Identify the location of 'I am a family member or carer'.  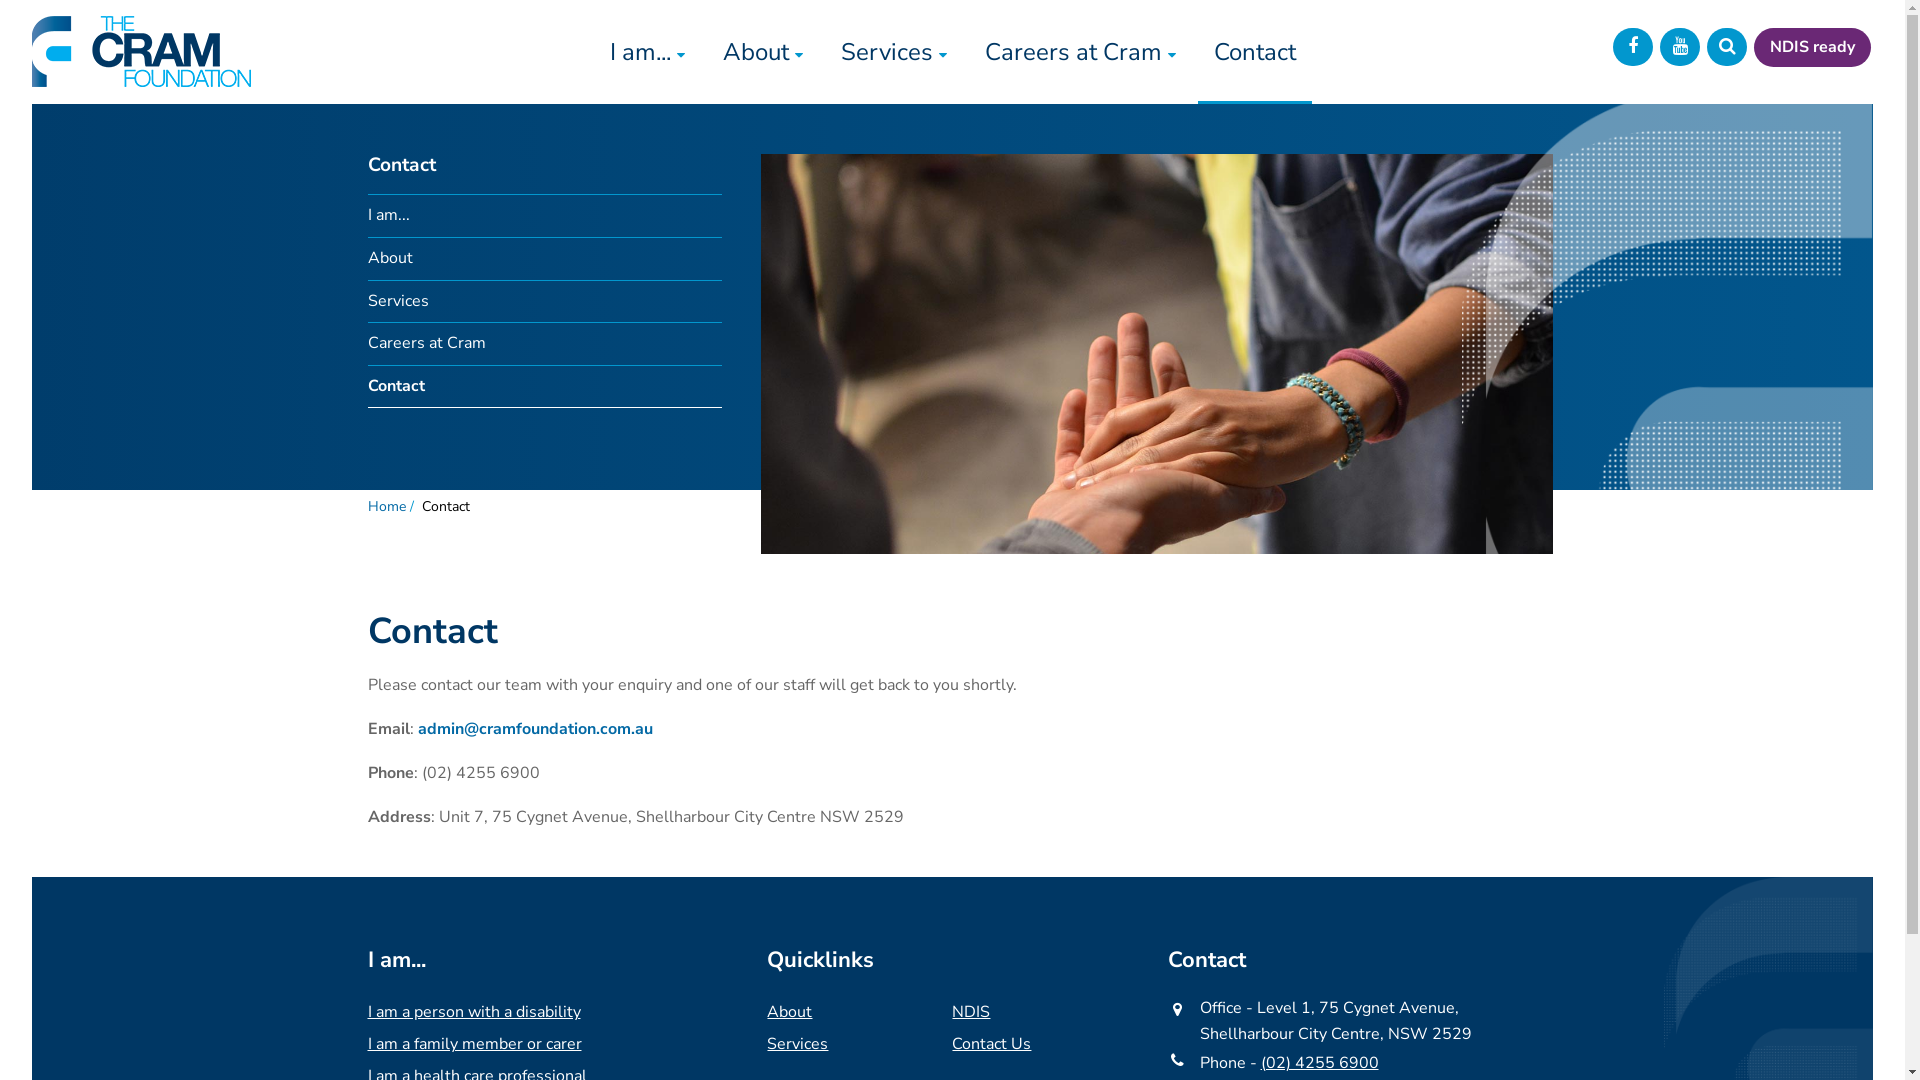
(474, 1043).